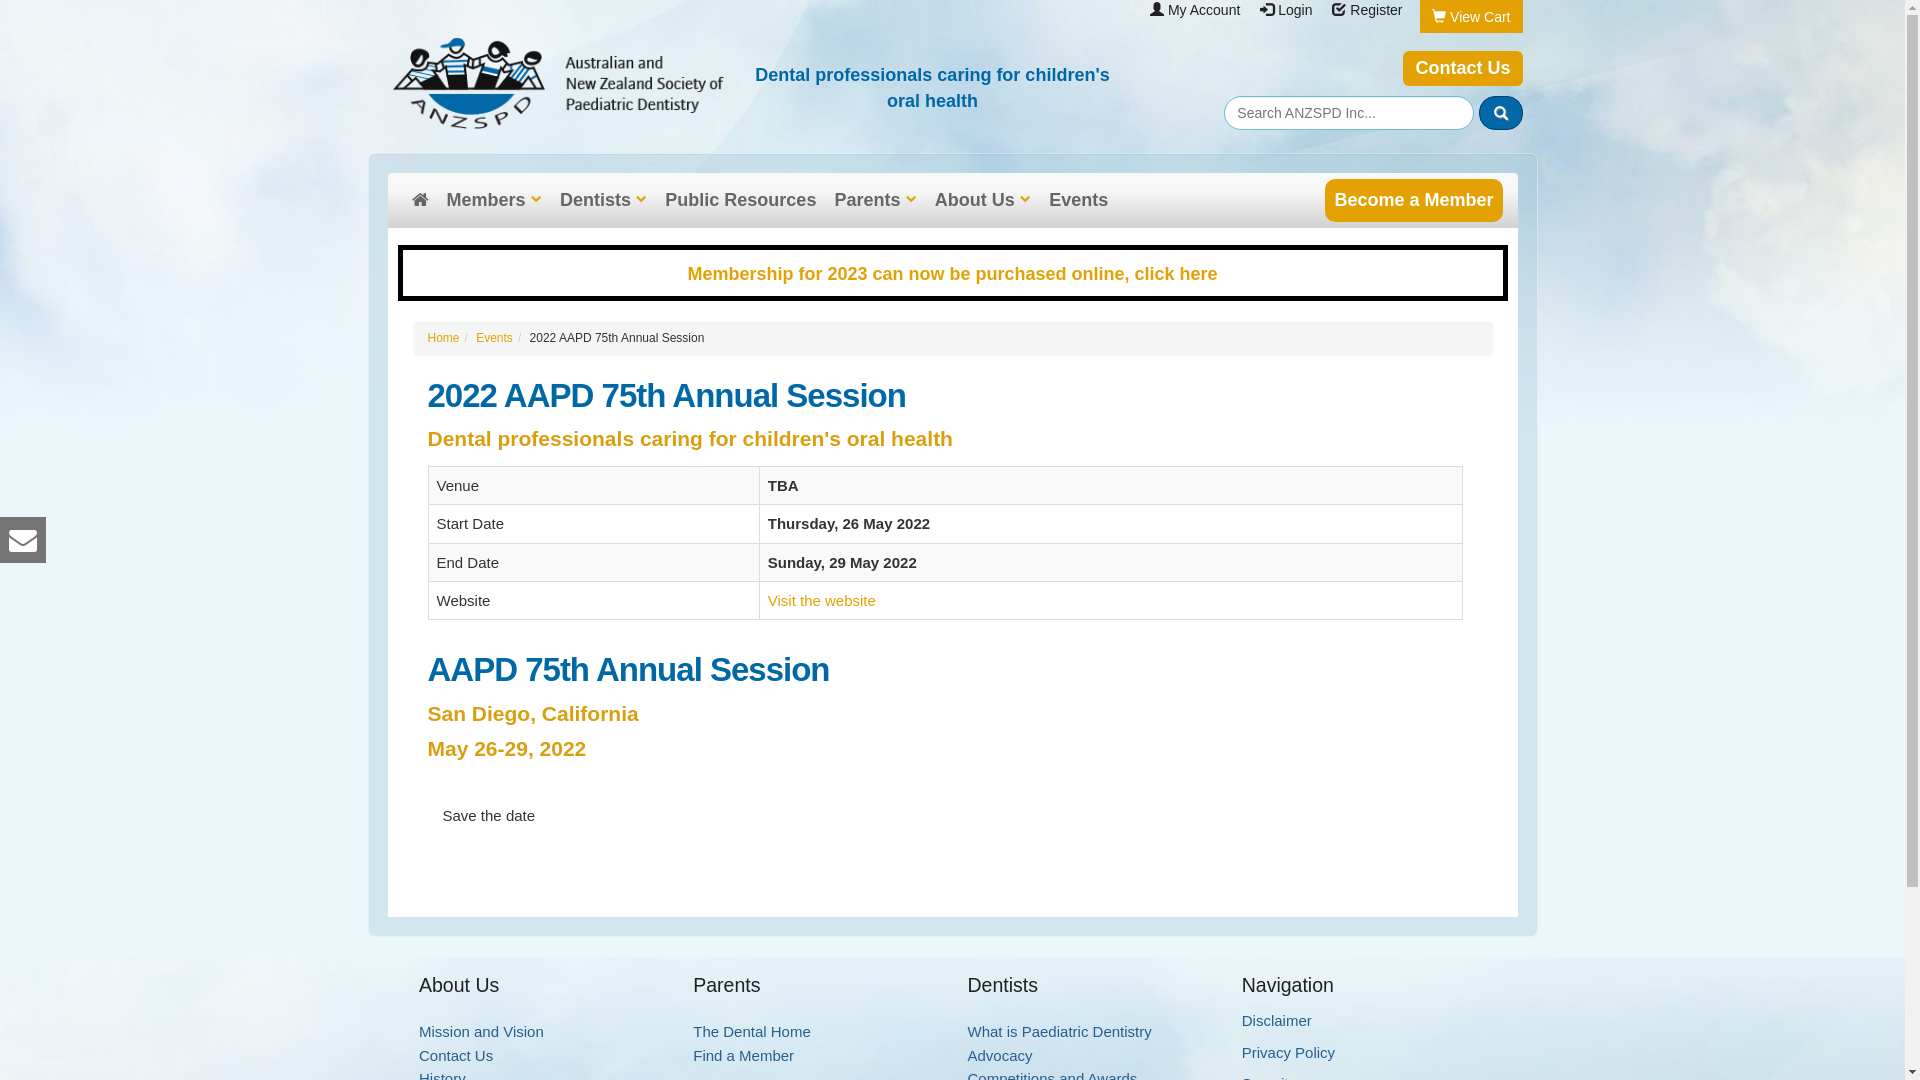 The height and width of the screenshot is (1080, 1920). I want to click on 'Members', so click(493, 200).